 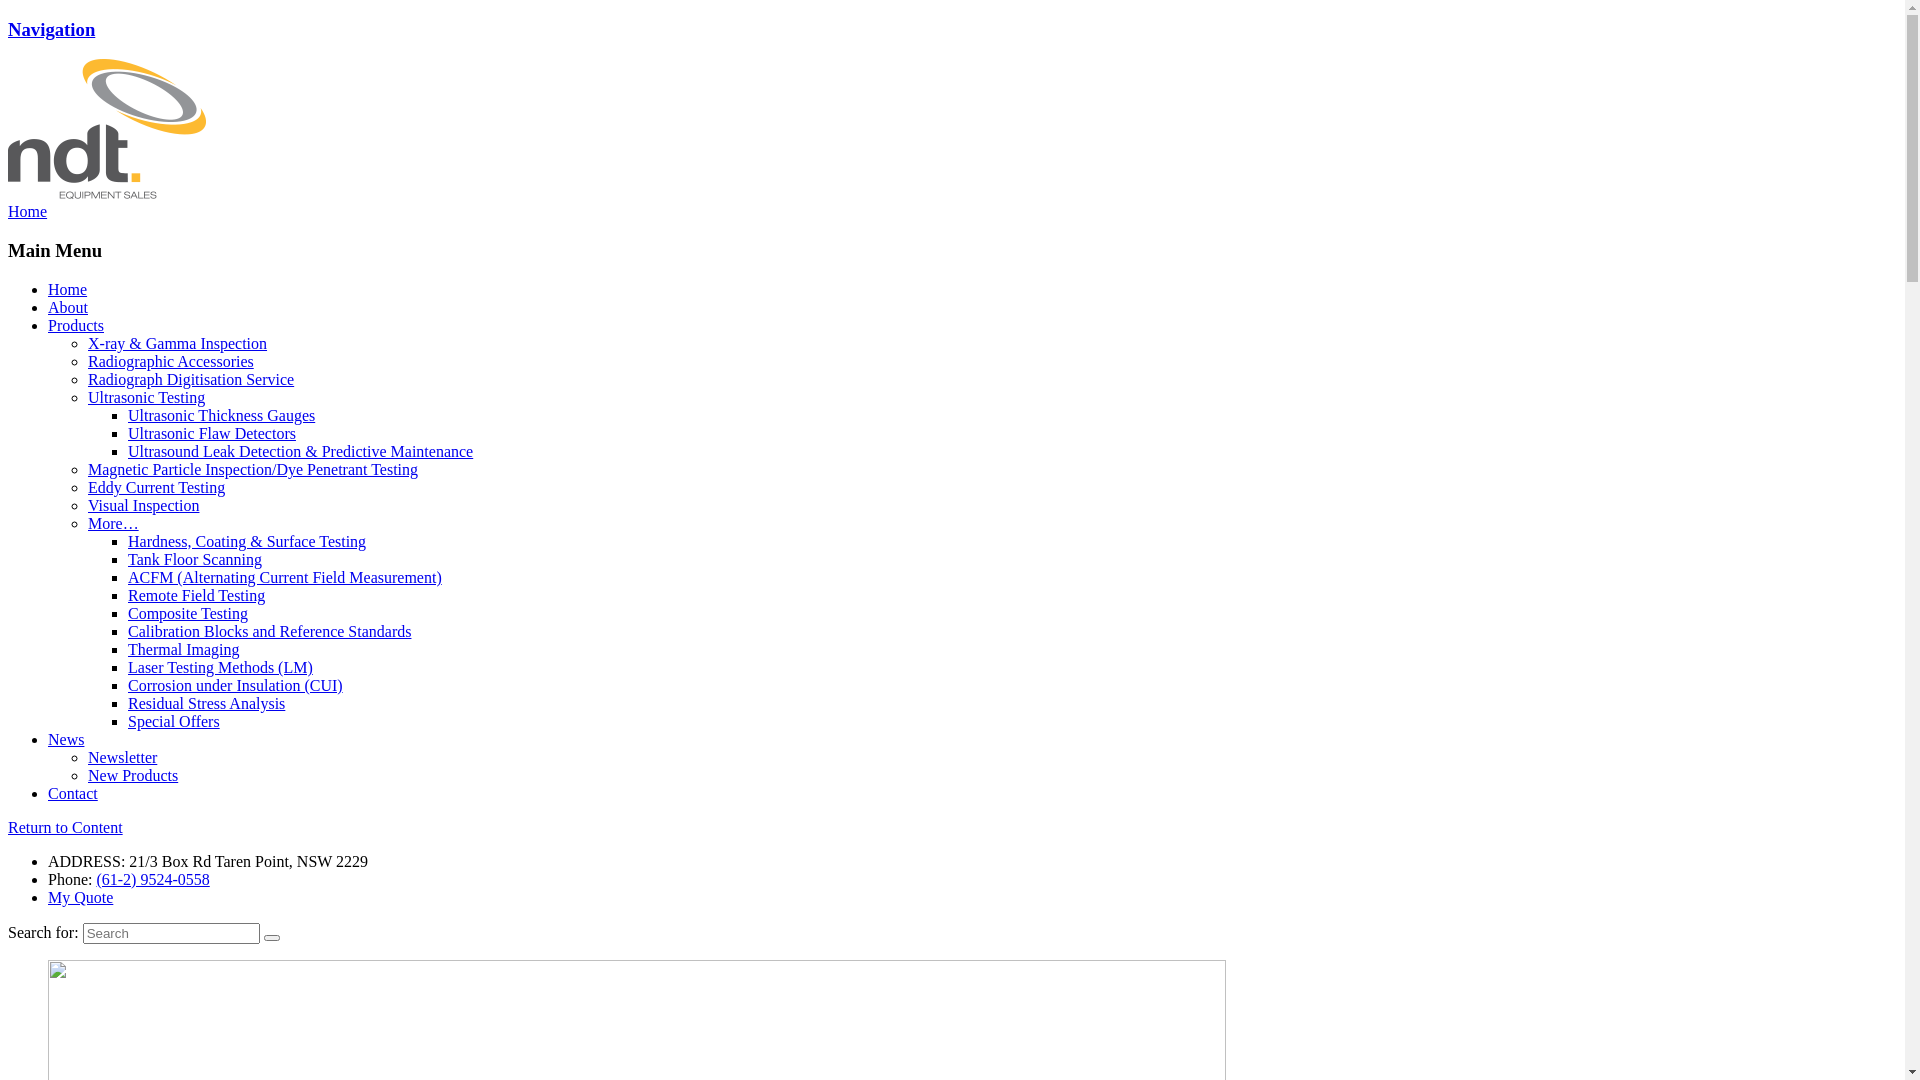 I want to click on 'New Products', so click(x=132, y=774).